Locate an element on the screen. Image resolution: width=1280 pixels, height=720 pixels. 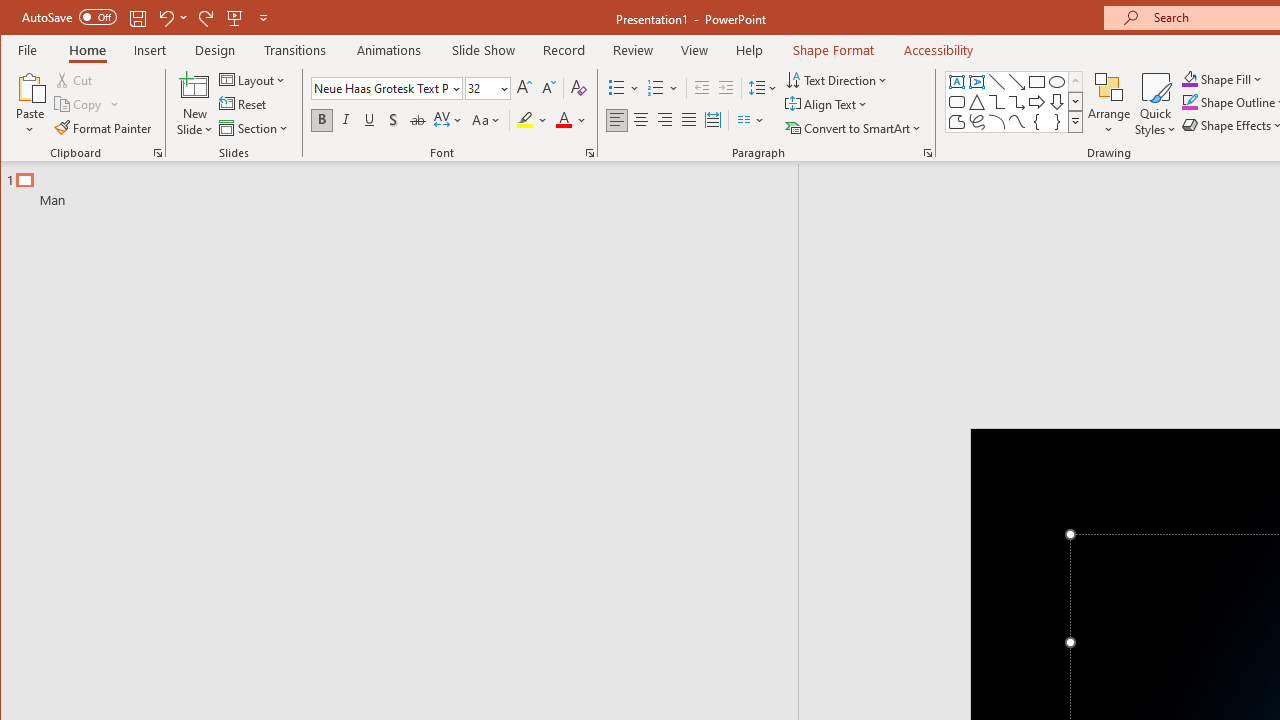
'Quick Styles' is located at coordinates (1155, 104).